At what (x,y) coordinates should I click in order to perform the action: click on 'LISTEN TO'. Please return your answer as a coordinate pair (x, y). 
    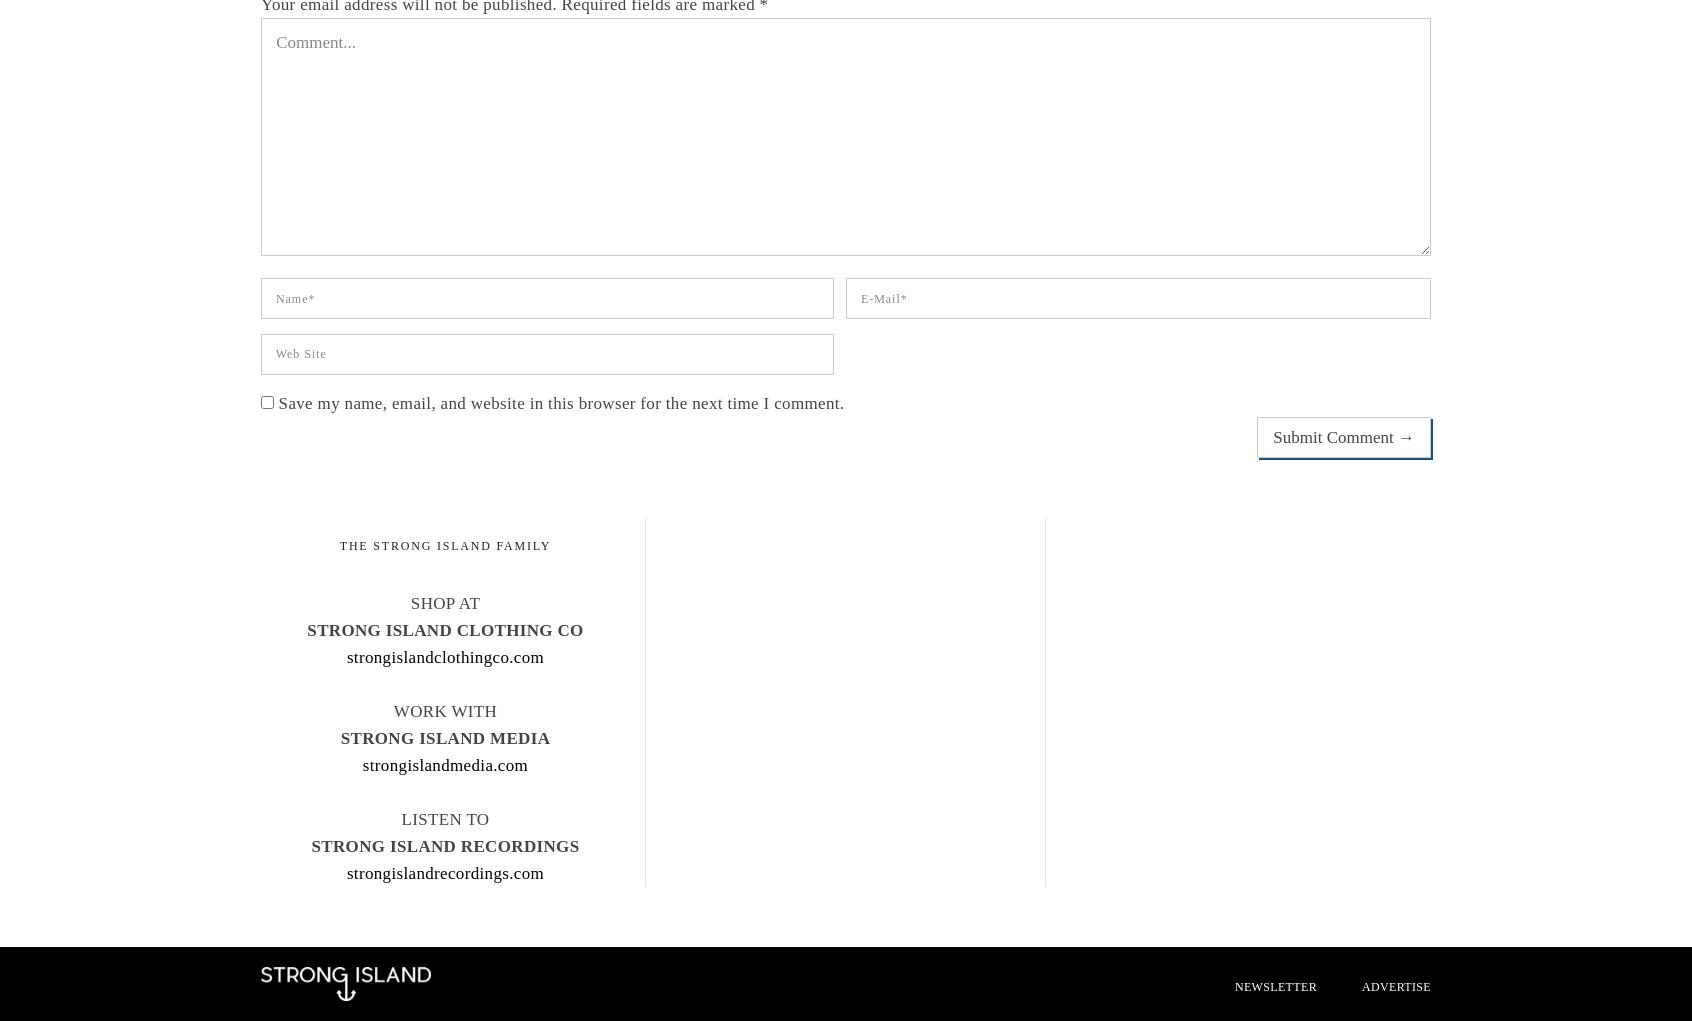
    Looking at the image, I should click on (443, 818).